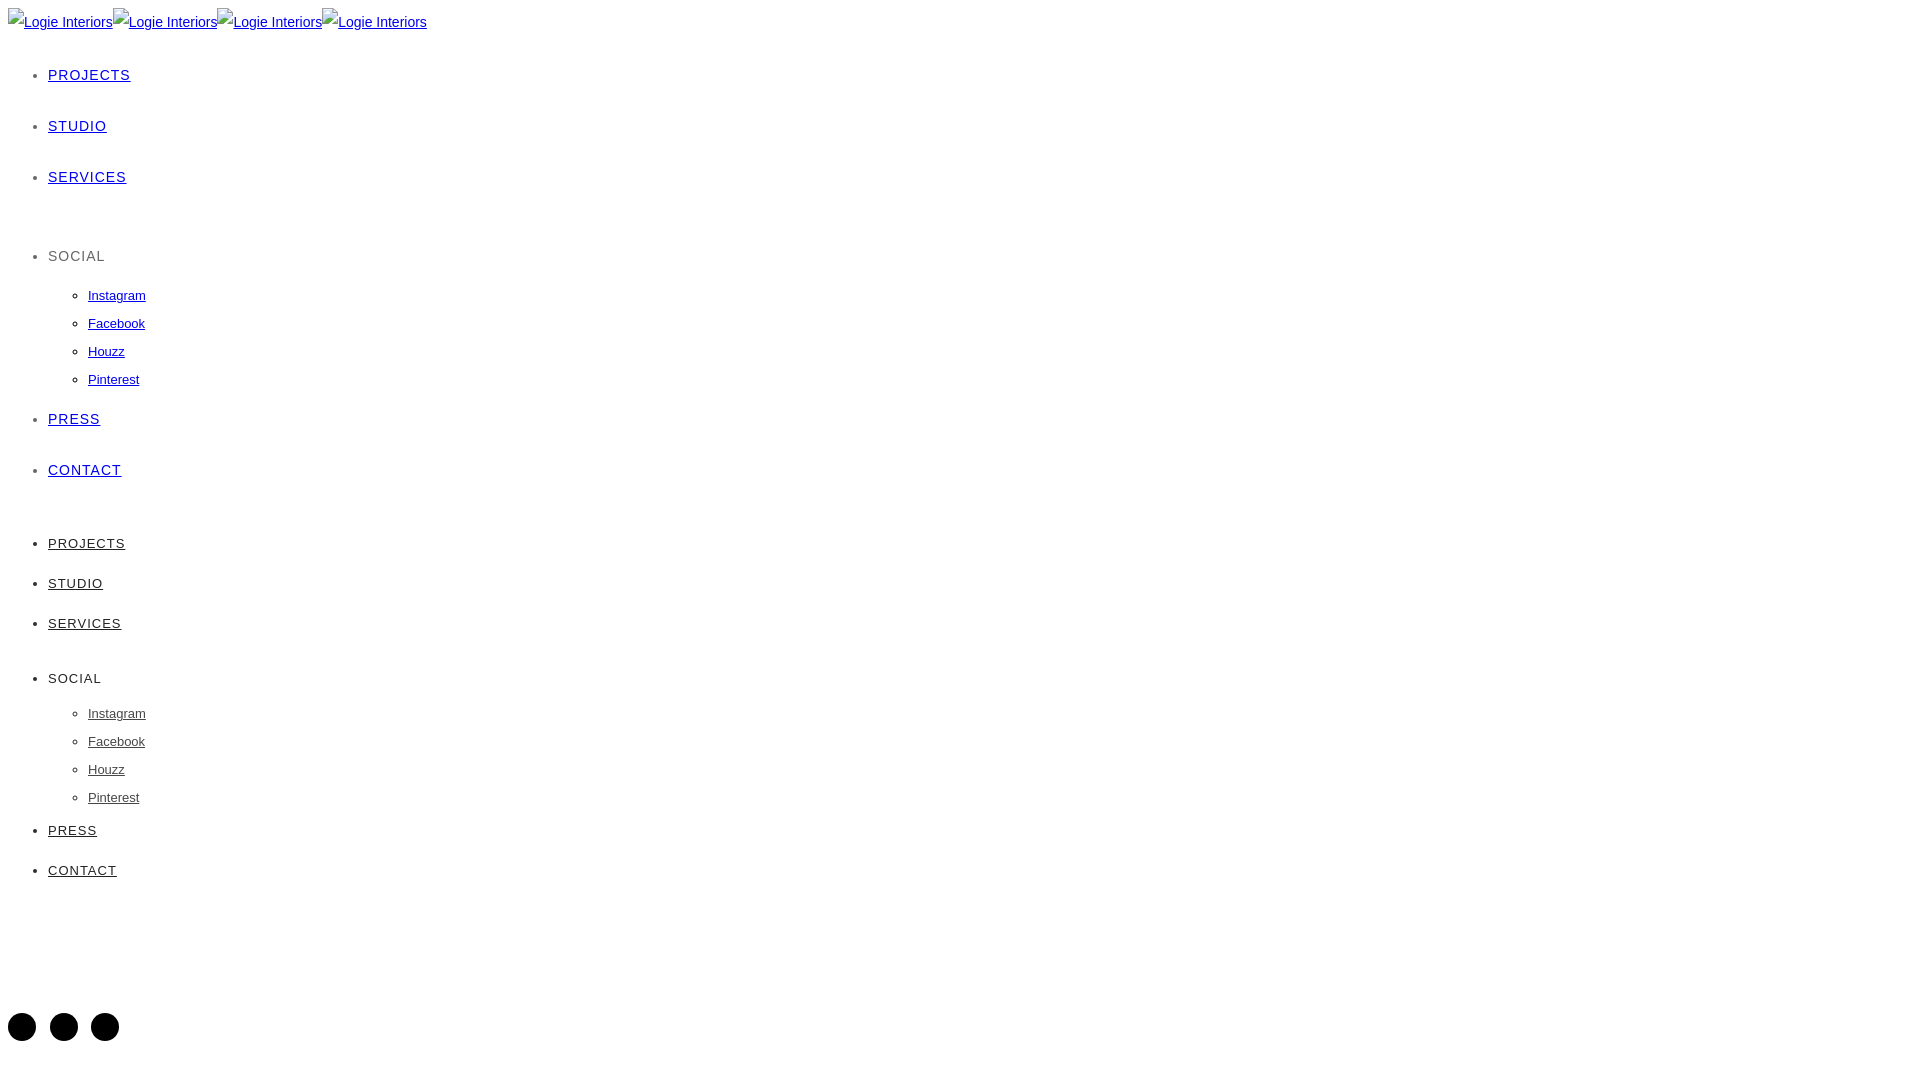  Describe the element at coordinates (86, 796) in the screenshot. I see `'Pinterest'` at that location.